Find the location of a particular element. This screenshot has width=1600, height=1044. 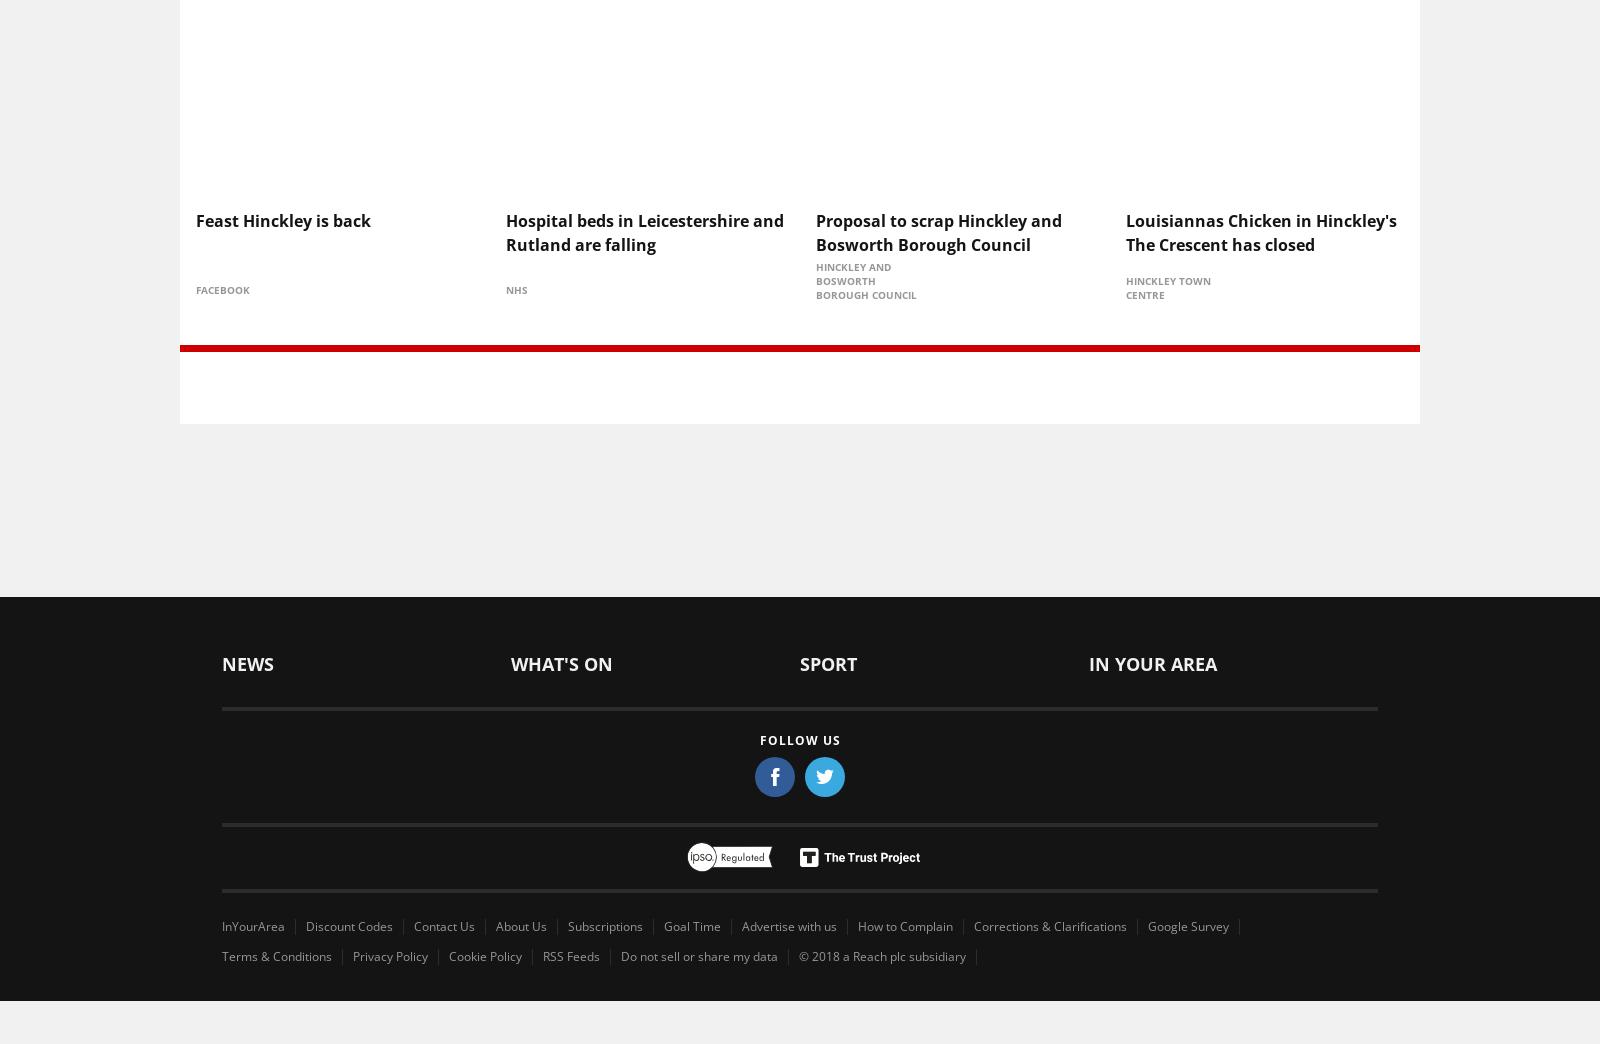

'Cookie Policy' is located at coordinates (484, 954).